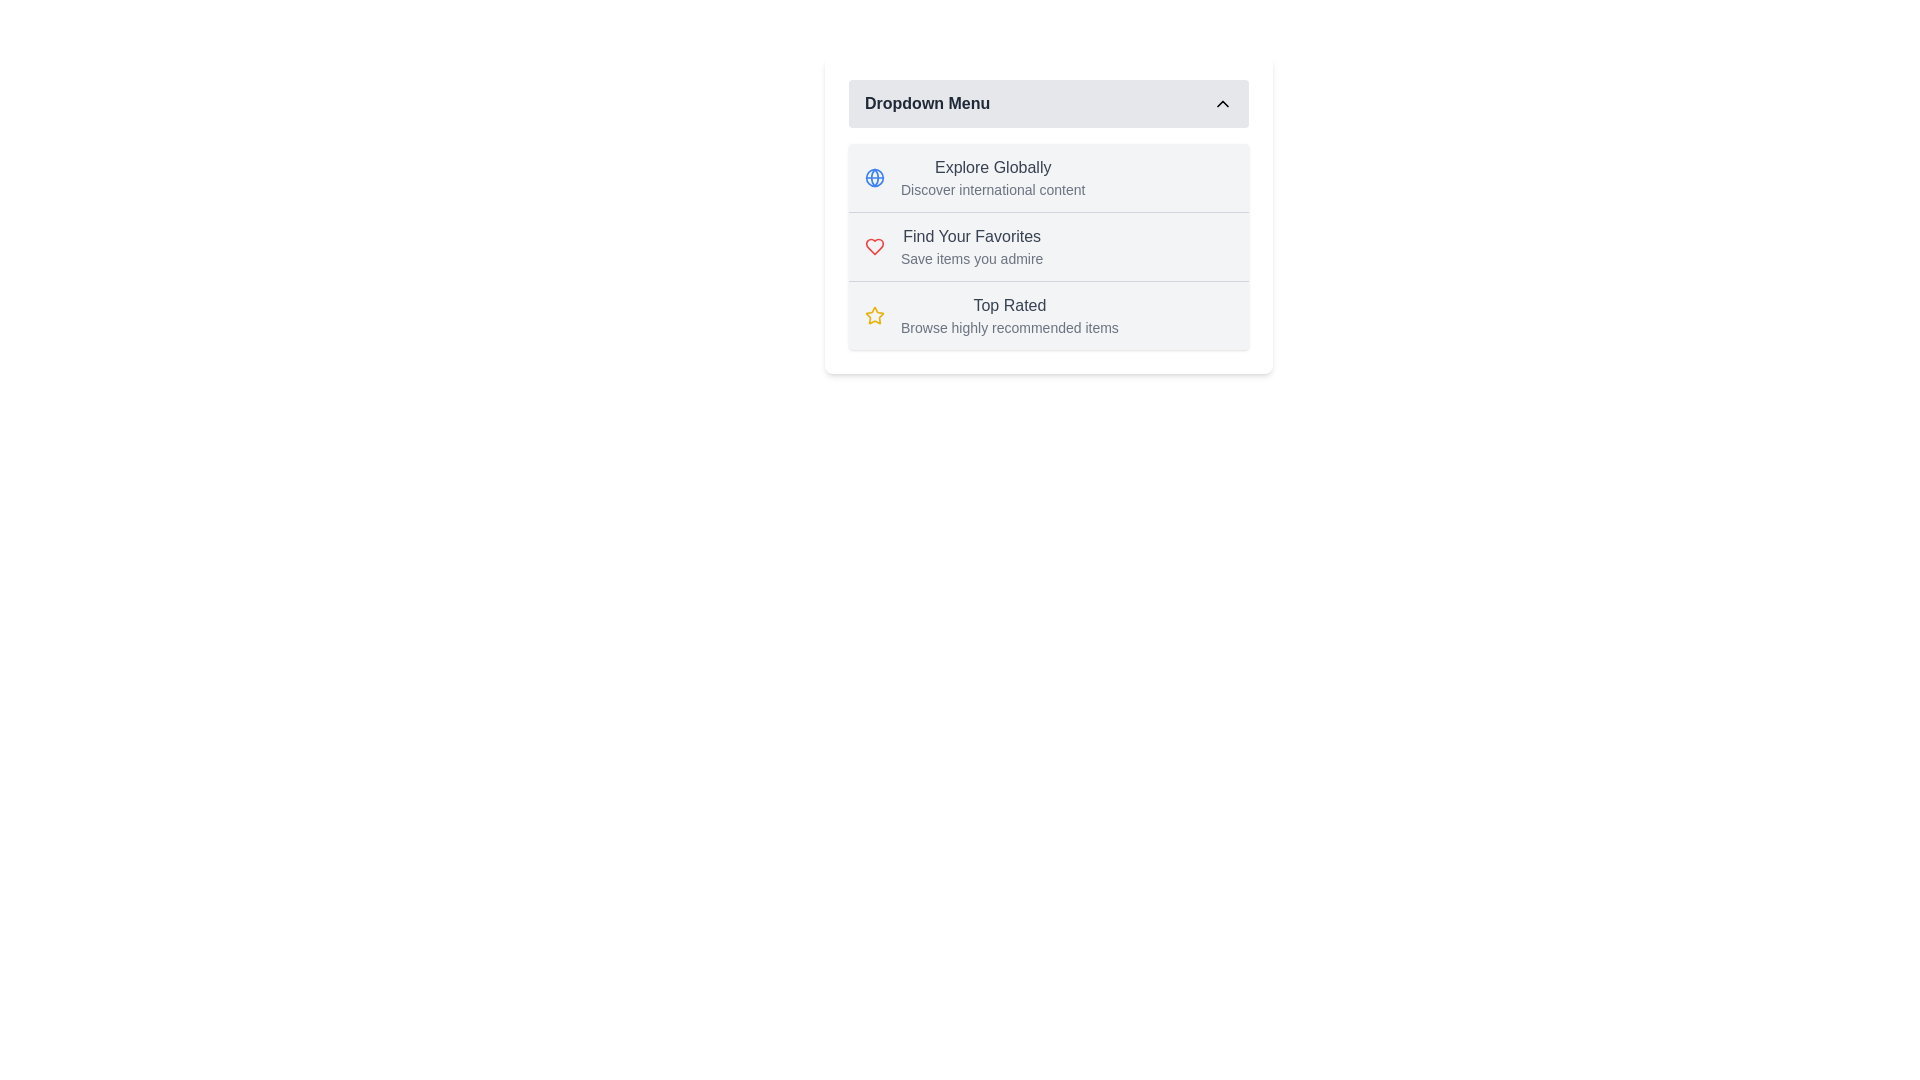 The width and height of the screenshot is (1920, 1080). I want to click on the yellow star icon with a hollow center located to the left of the 'Top Rated' text in the dropdown menu, so click(874, 315).